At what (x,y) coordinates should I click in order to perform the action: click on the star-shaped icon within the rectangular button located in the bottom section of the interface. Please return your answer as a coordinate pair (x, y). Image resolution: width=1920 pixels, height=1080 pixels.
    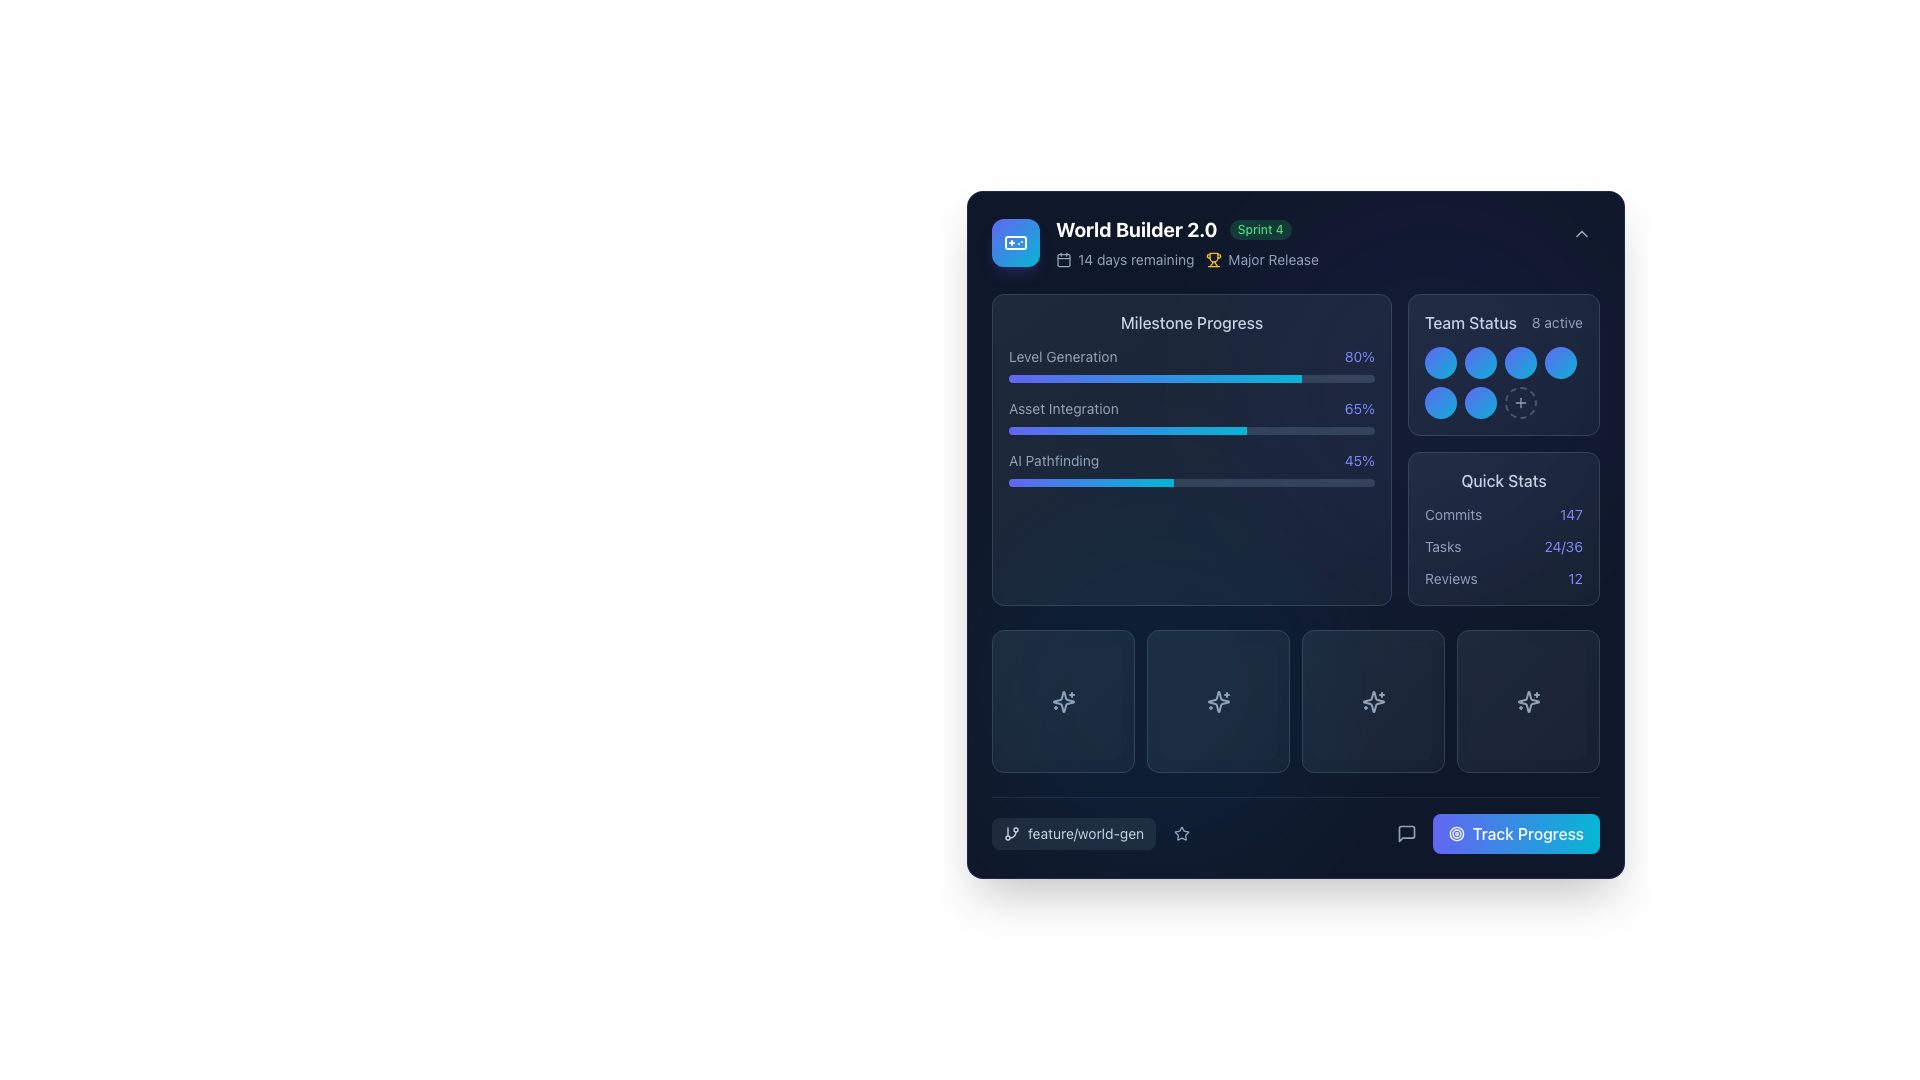
    Looking at the image, I should click on (1182, 833).